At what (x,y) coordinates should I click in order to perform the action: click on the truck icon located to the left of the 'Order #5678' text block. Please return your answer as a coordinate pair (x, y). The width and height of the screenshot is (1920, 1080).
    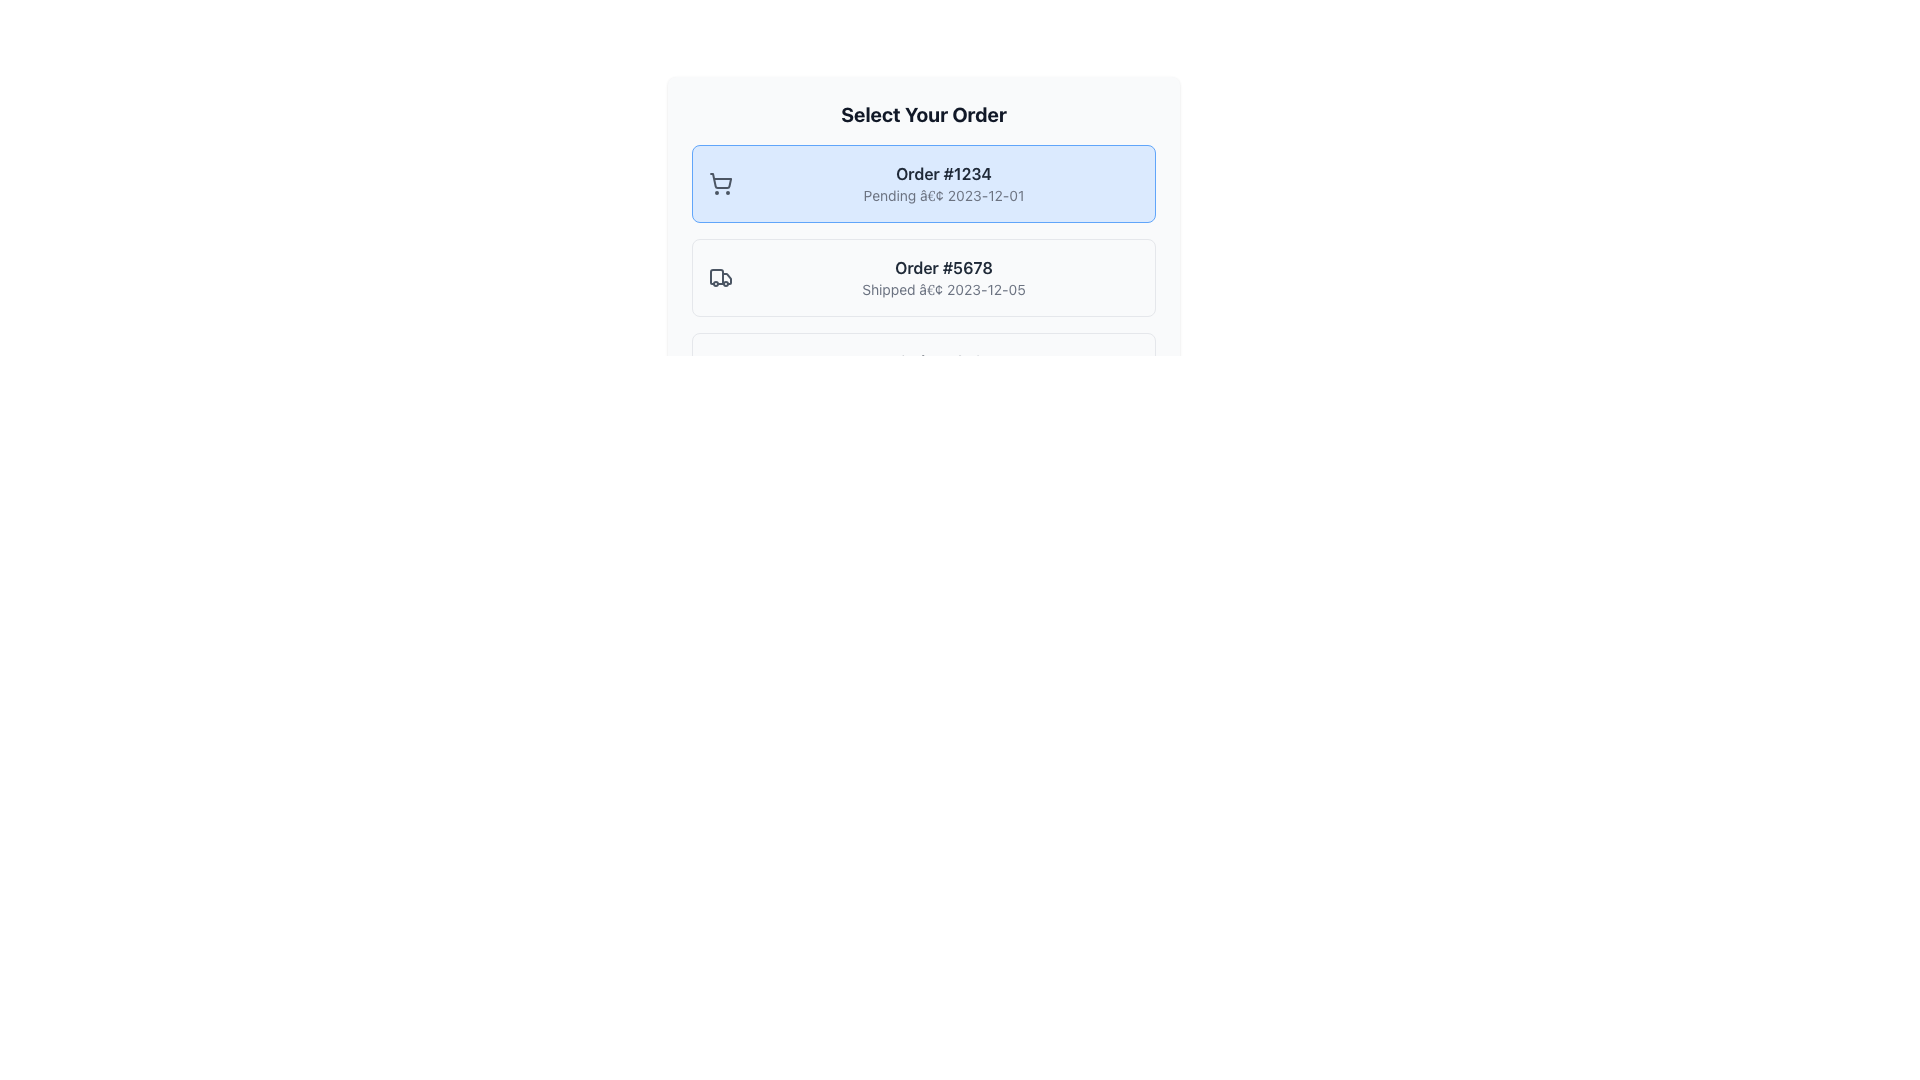
    Looking at the image, I should click on (720, 277).